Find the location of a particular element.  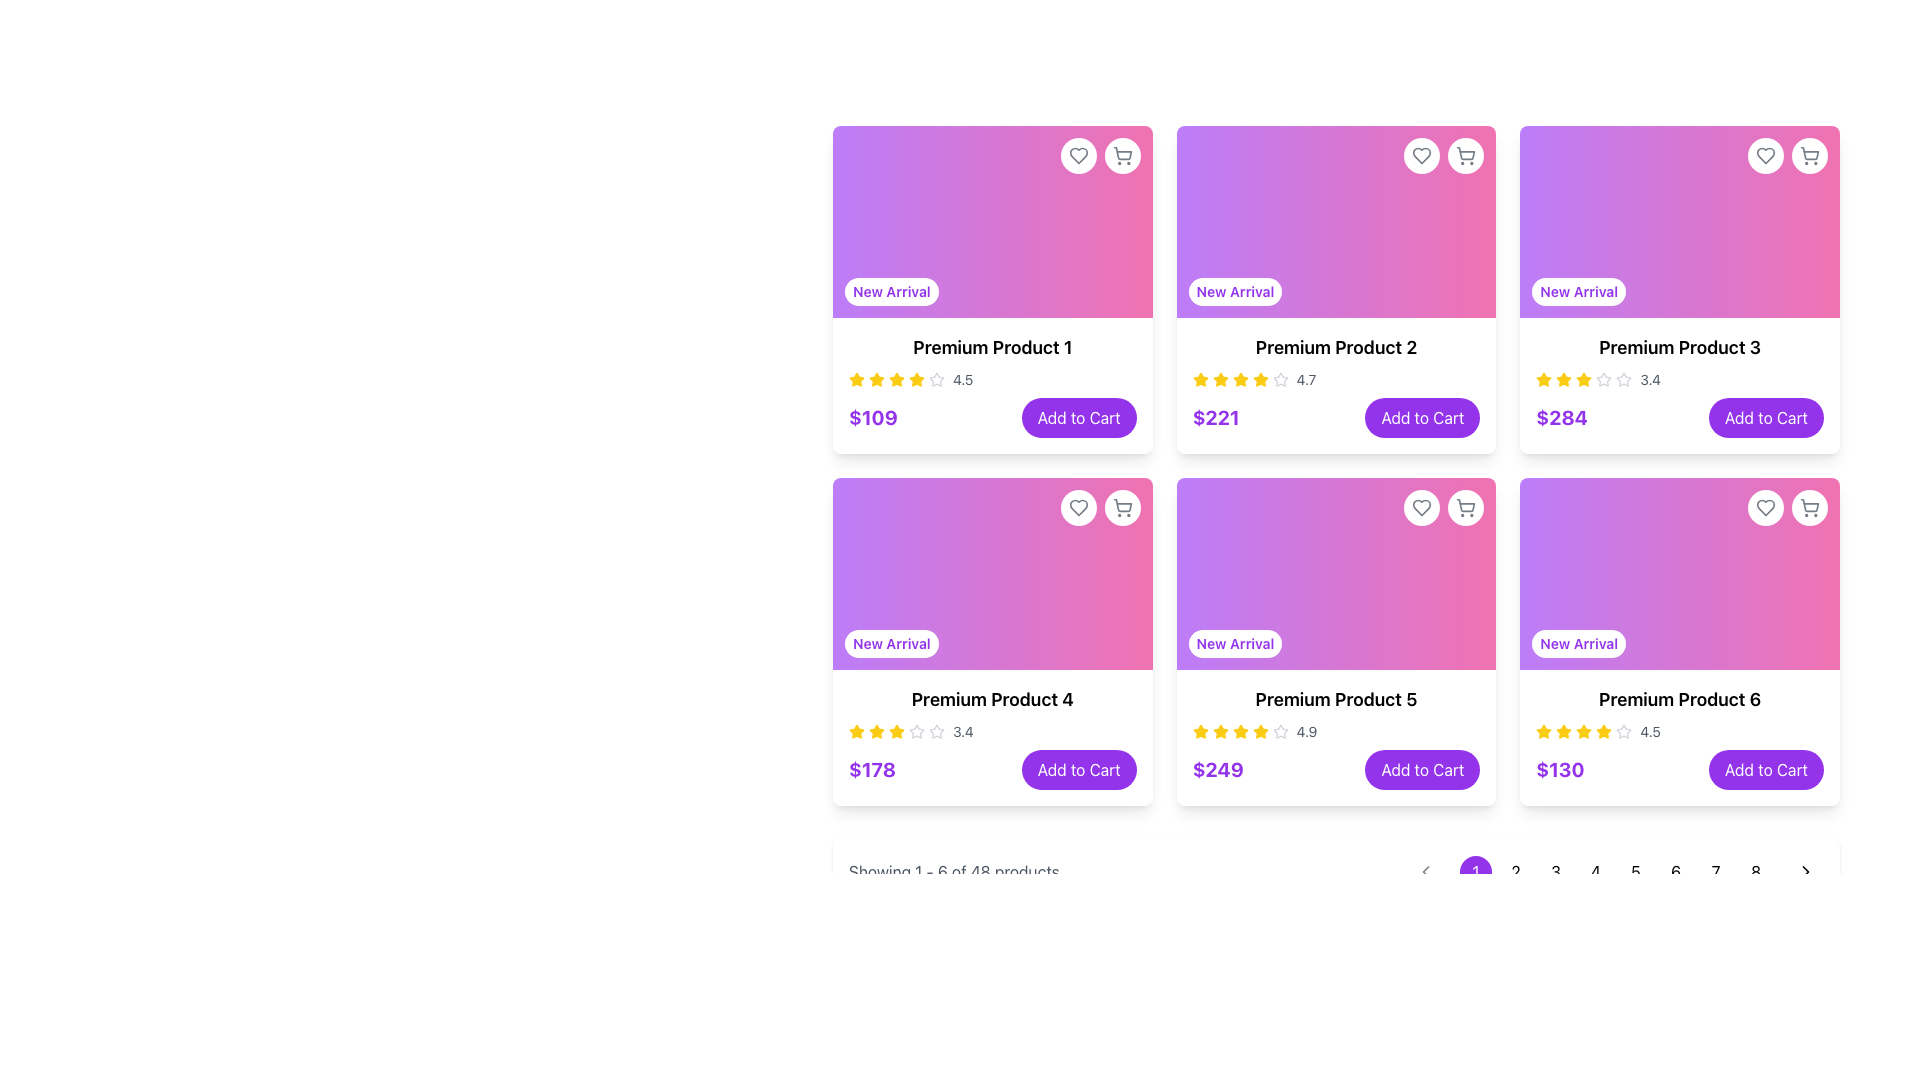

the text label displaying the value '4.5', which is positioned below the rating stars in the product card is located at coordinates (963, 380).